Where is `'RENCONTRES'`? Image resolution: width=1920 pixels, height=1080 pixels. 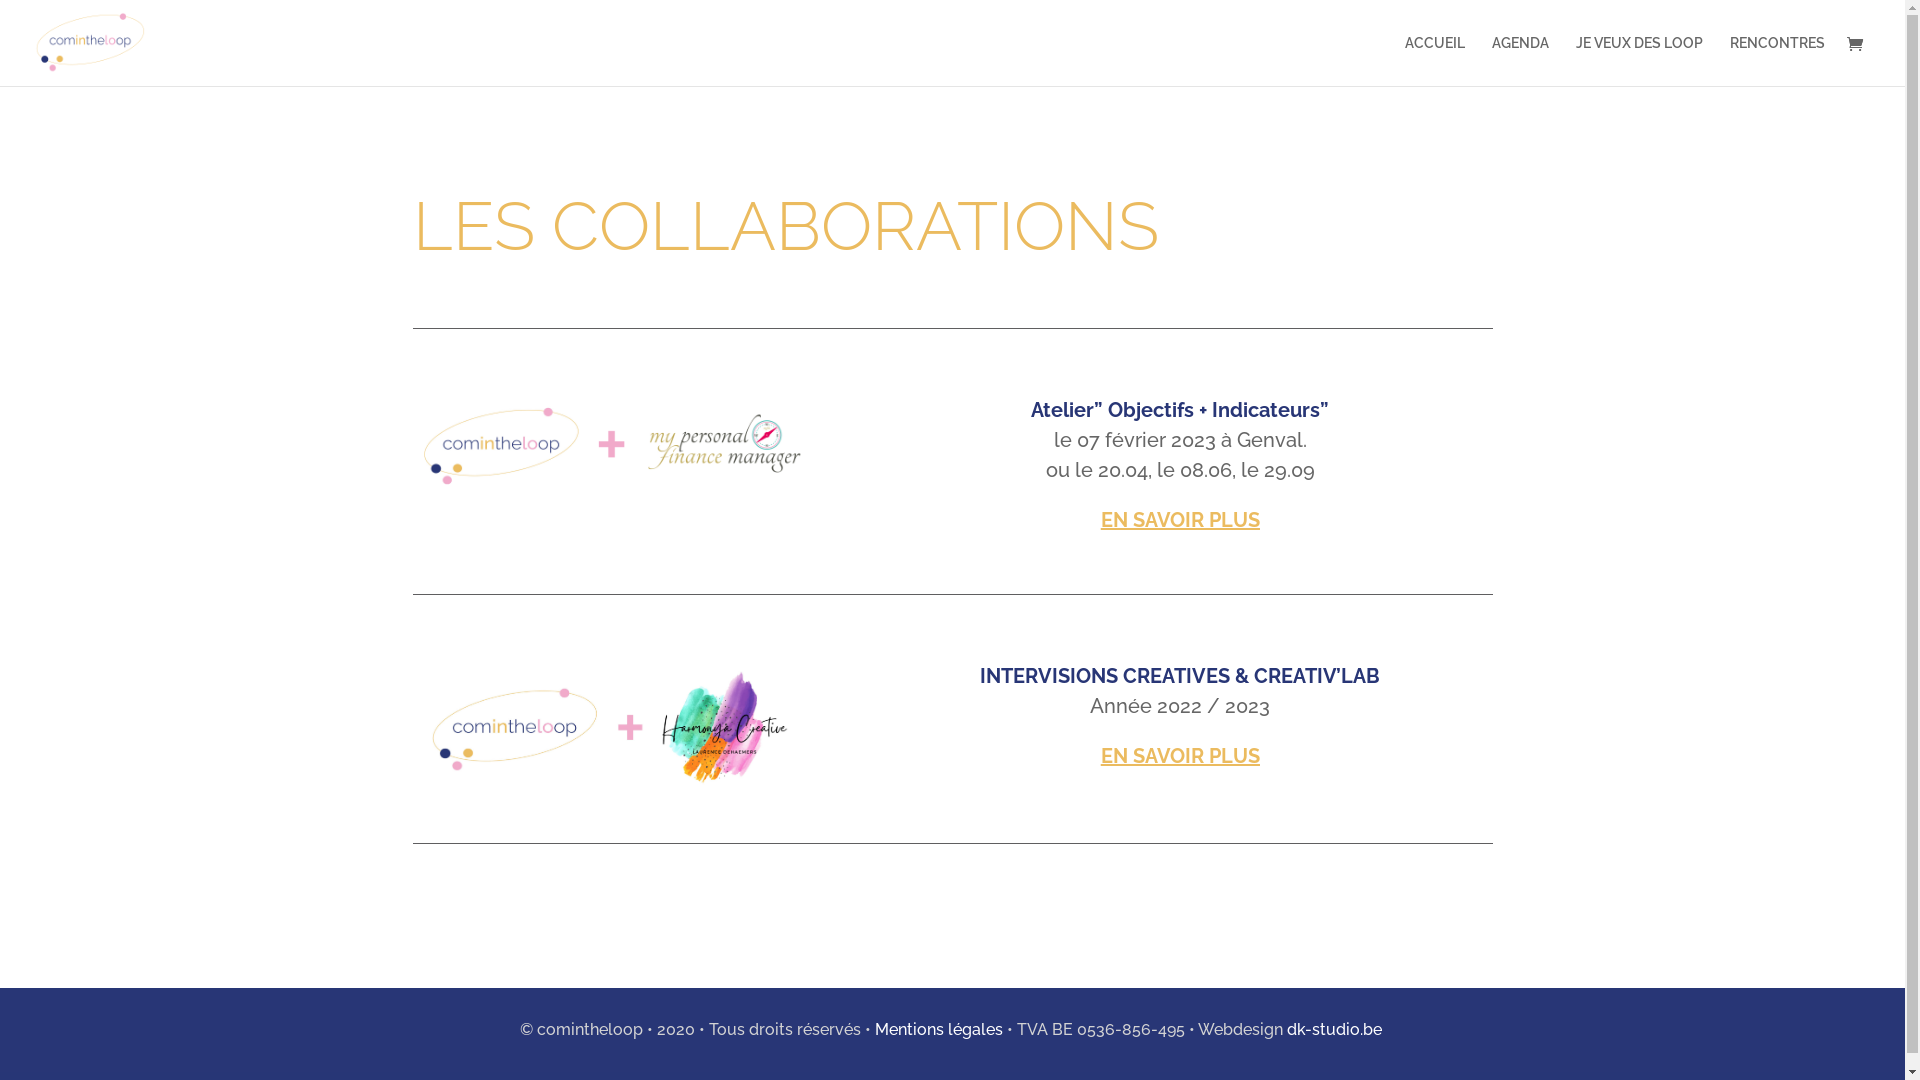
'RENCONTRES' is located at coordinates (1777, 60).